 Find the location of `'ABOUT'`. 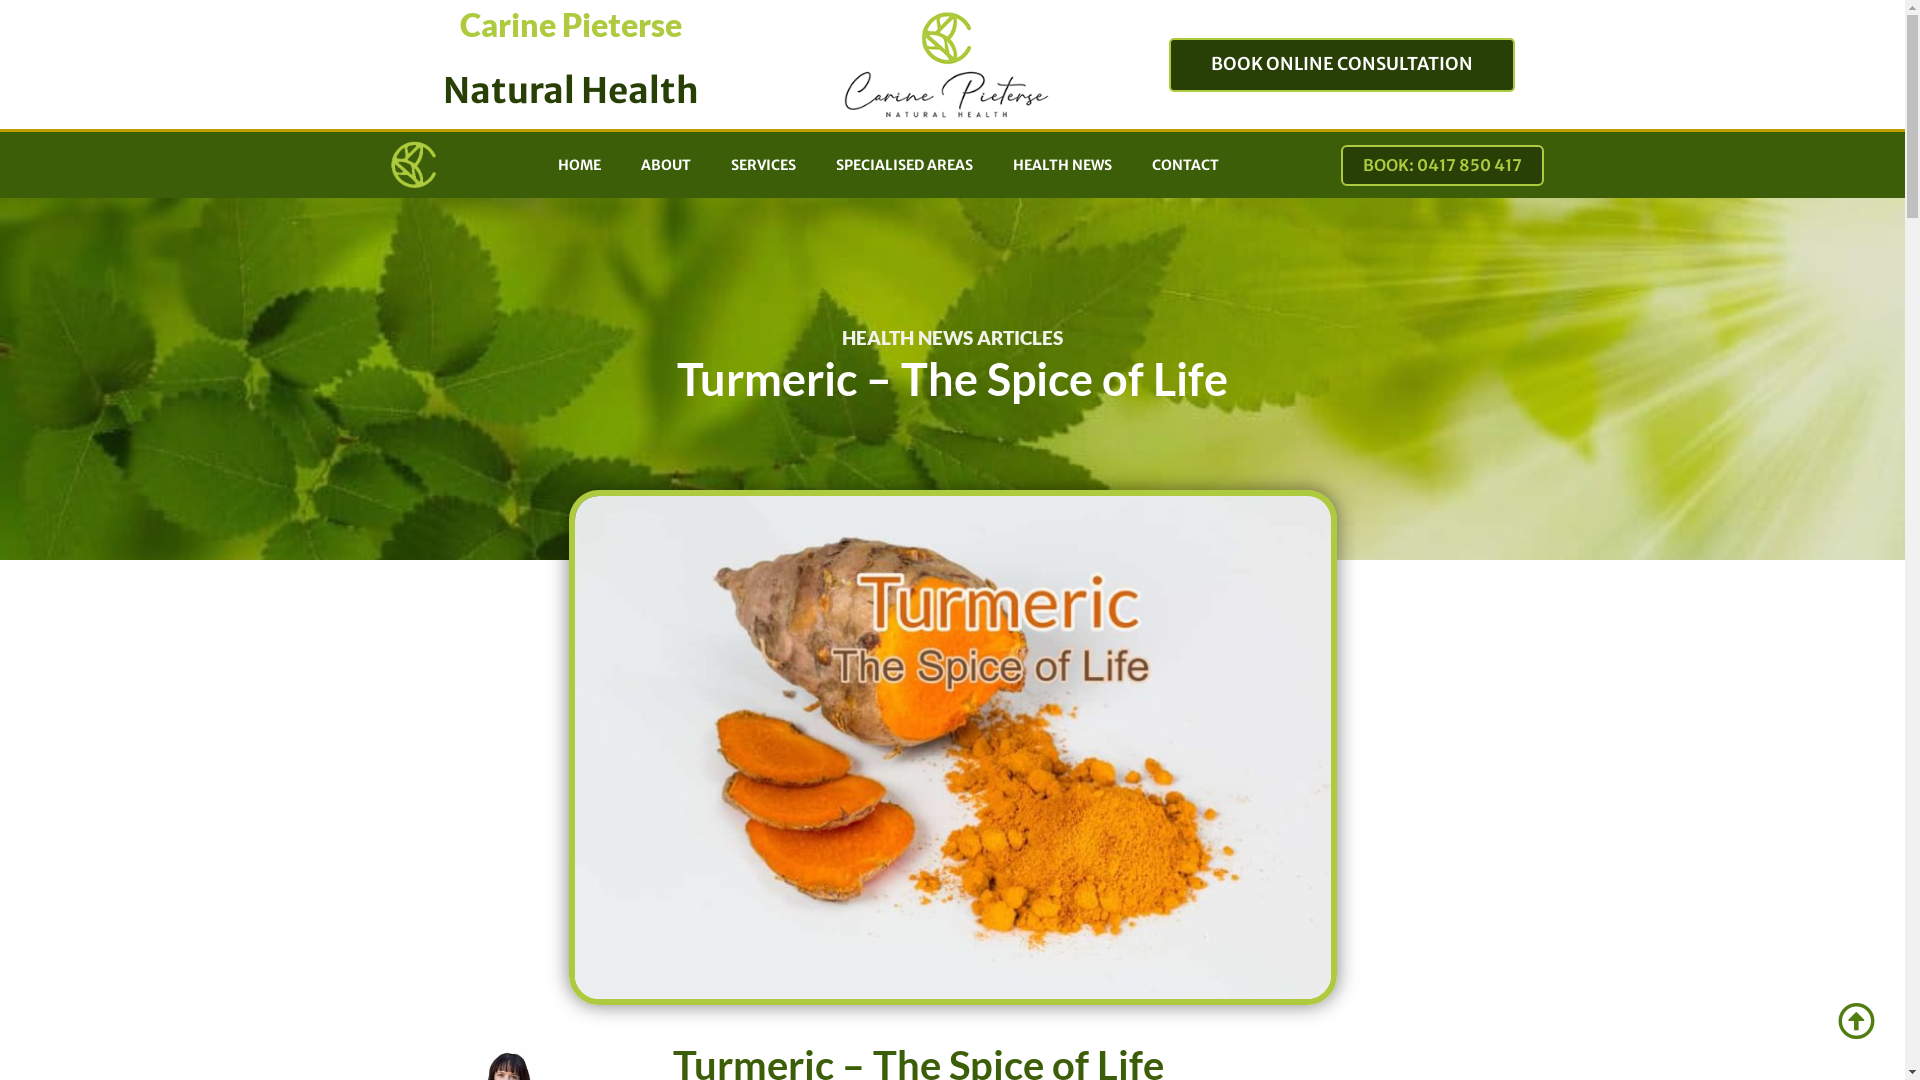

'ABOUT' is located at coordinates (666, 164).